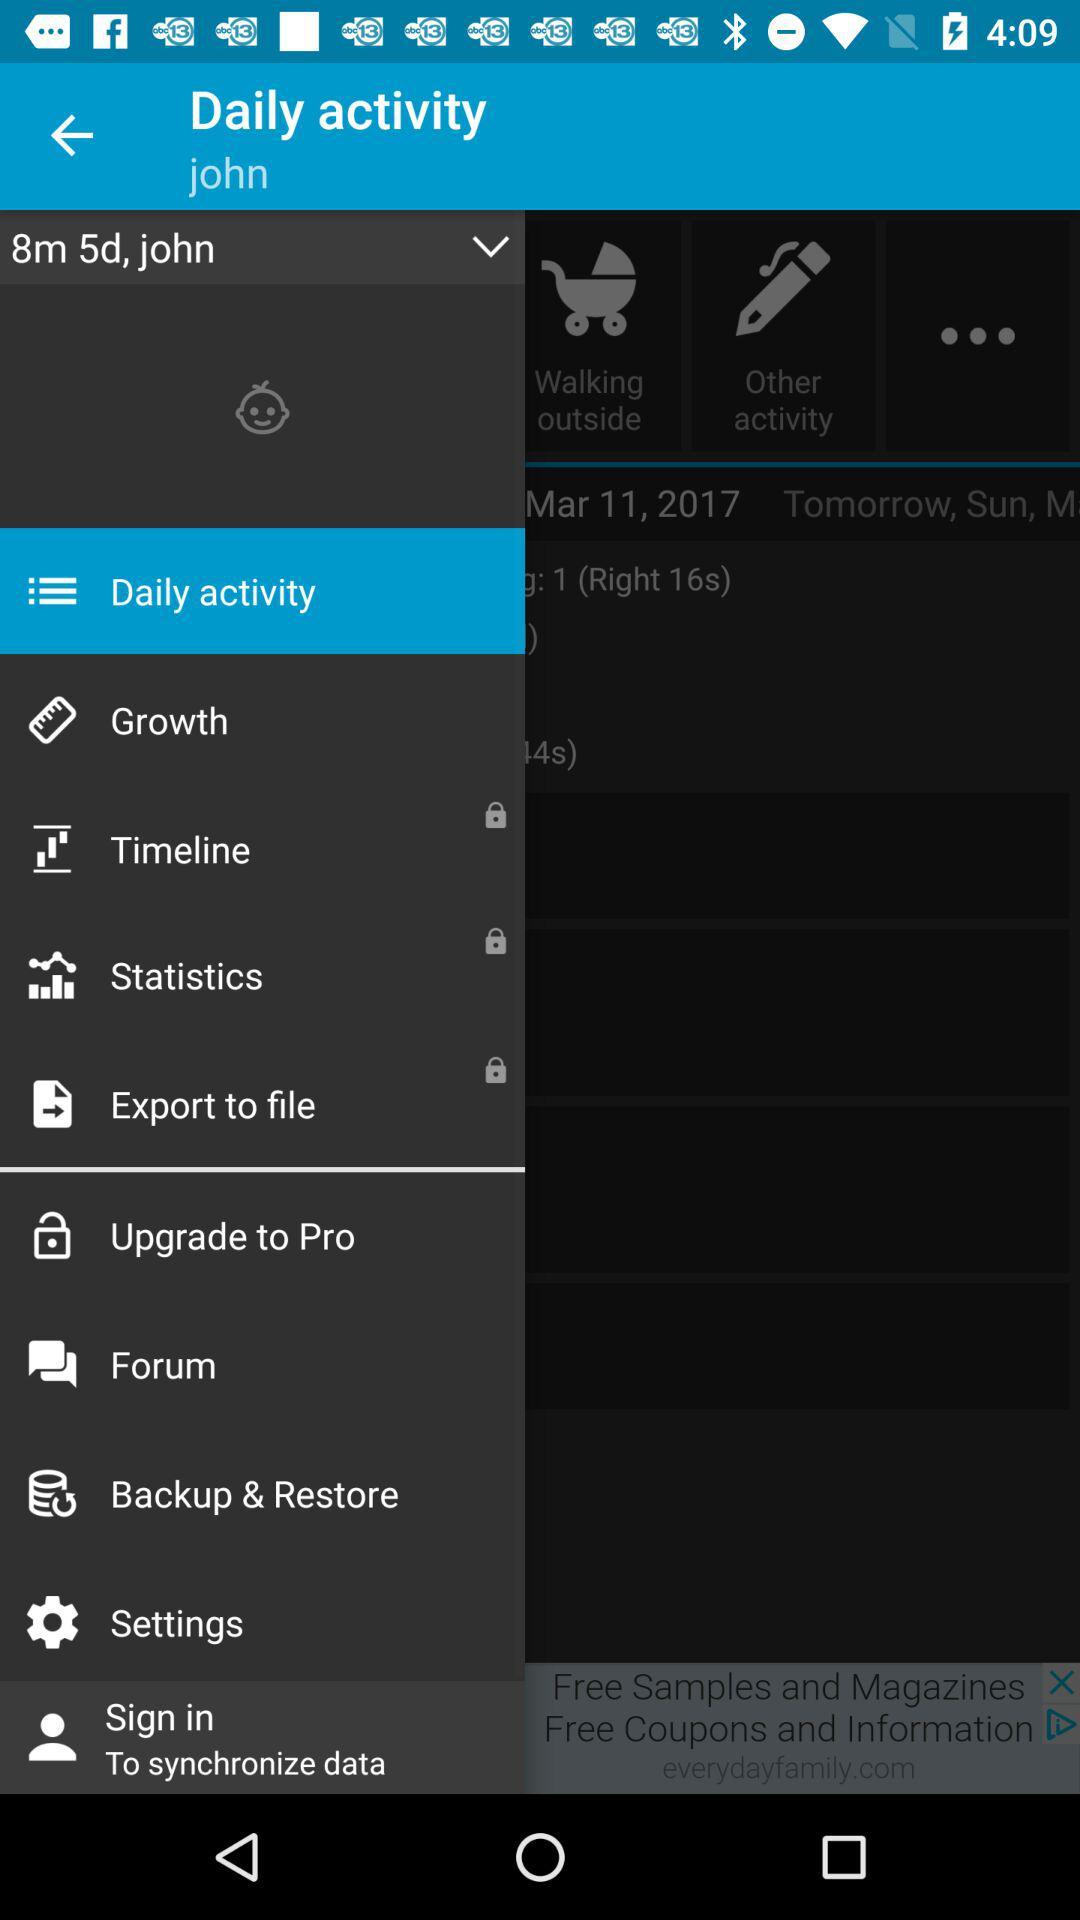 The image size is (1080, 1920). I want to click on the more icon, so click(976, 336).